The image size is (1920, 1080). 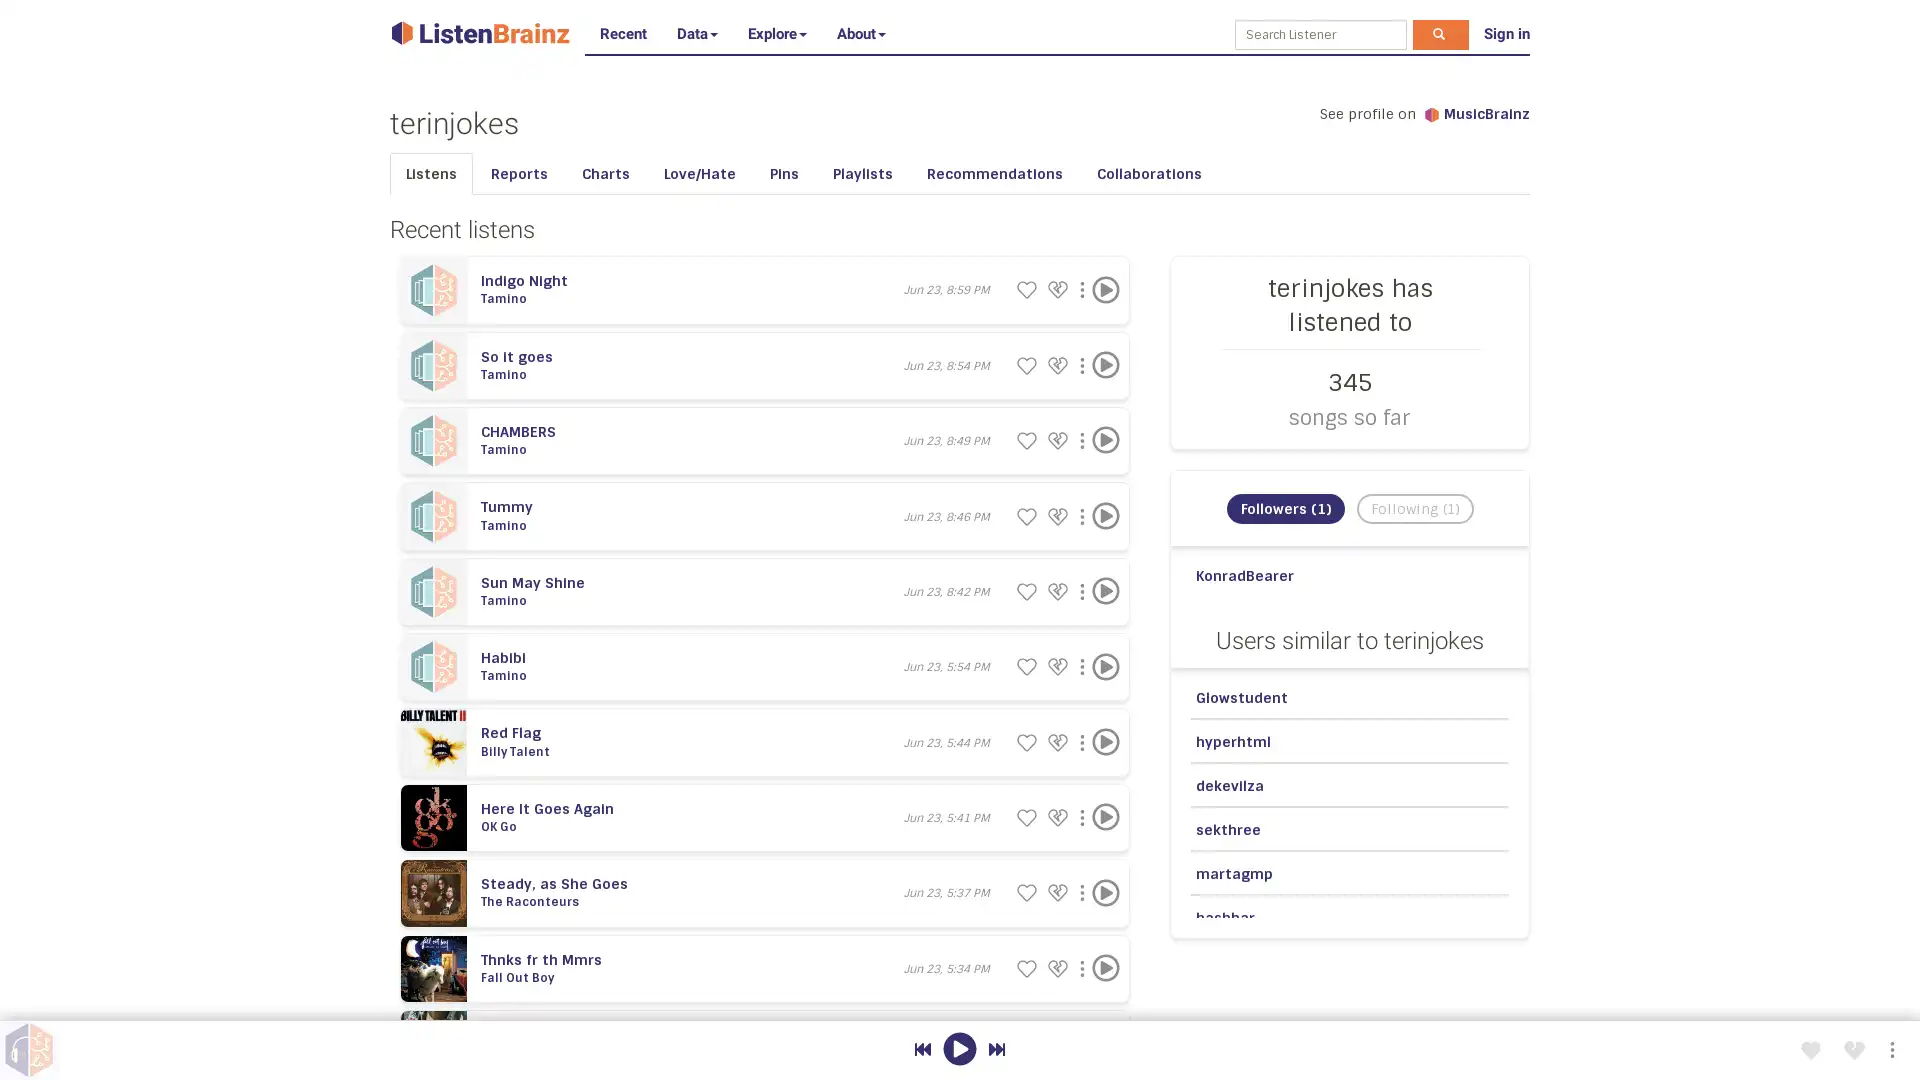 What do you see at coordinates (1104, 365) in the screenshot?
I see `Play` at bounding box center [1104, 365].